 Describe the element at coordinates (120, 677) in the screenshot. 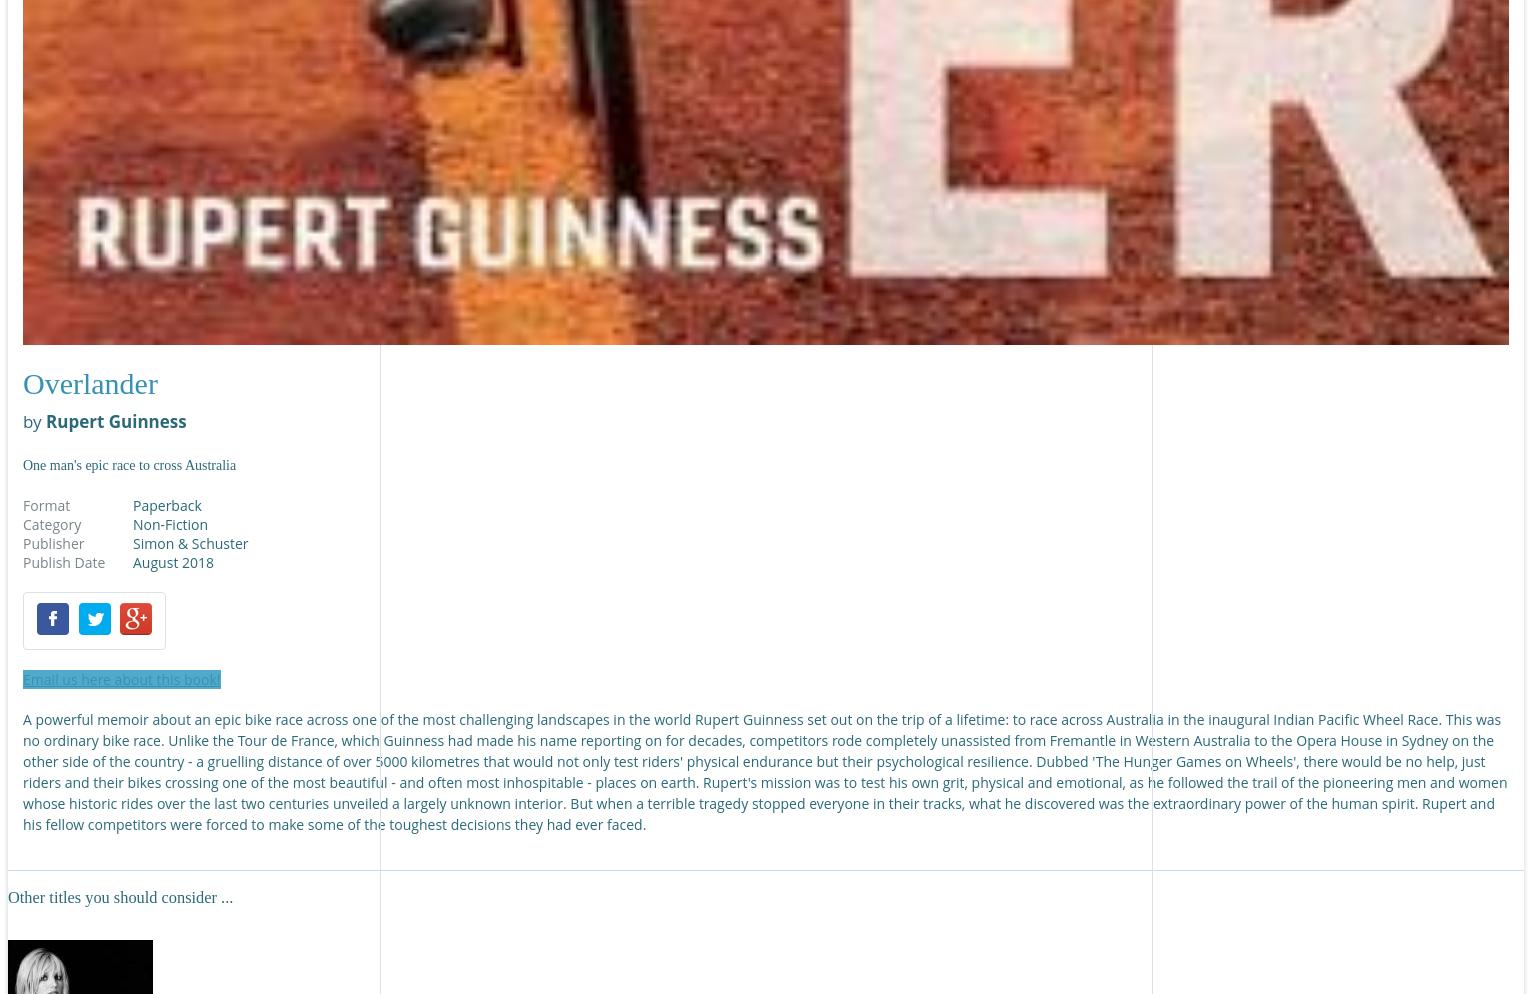

I see `'Email us here about this book!'` at that location.